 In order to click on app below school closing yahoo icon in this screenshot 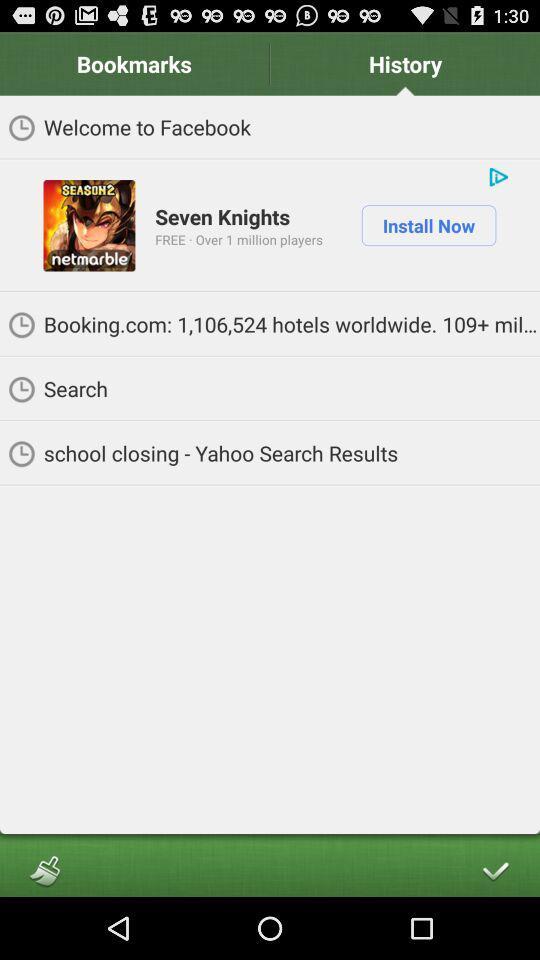, I will do `click(494, 869)`.